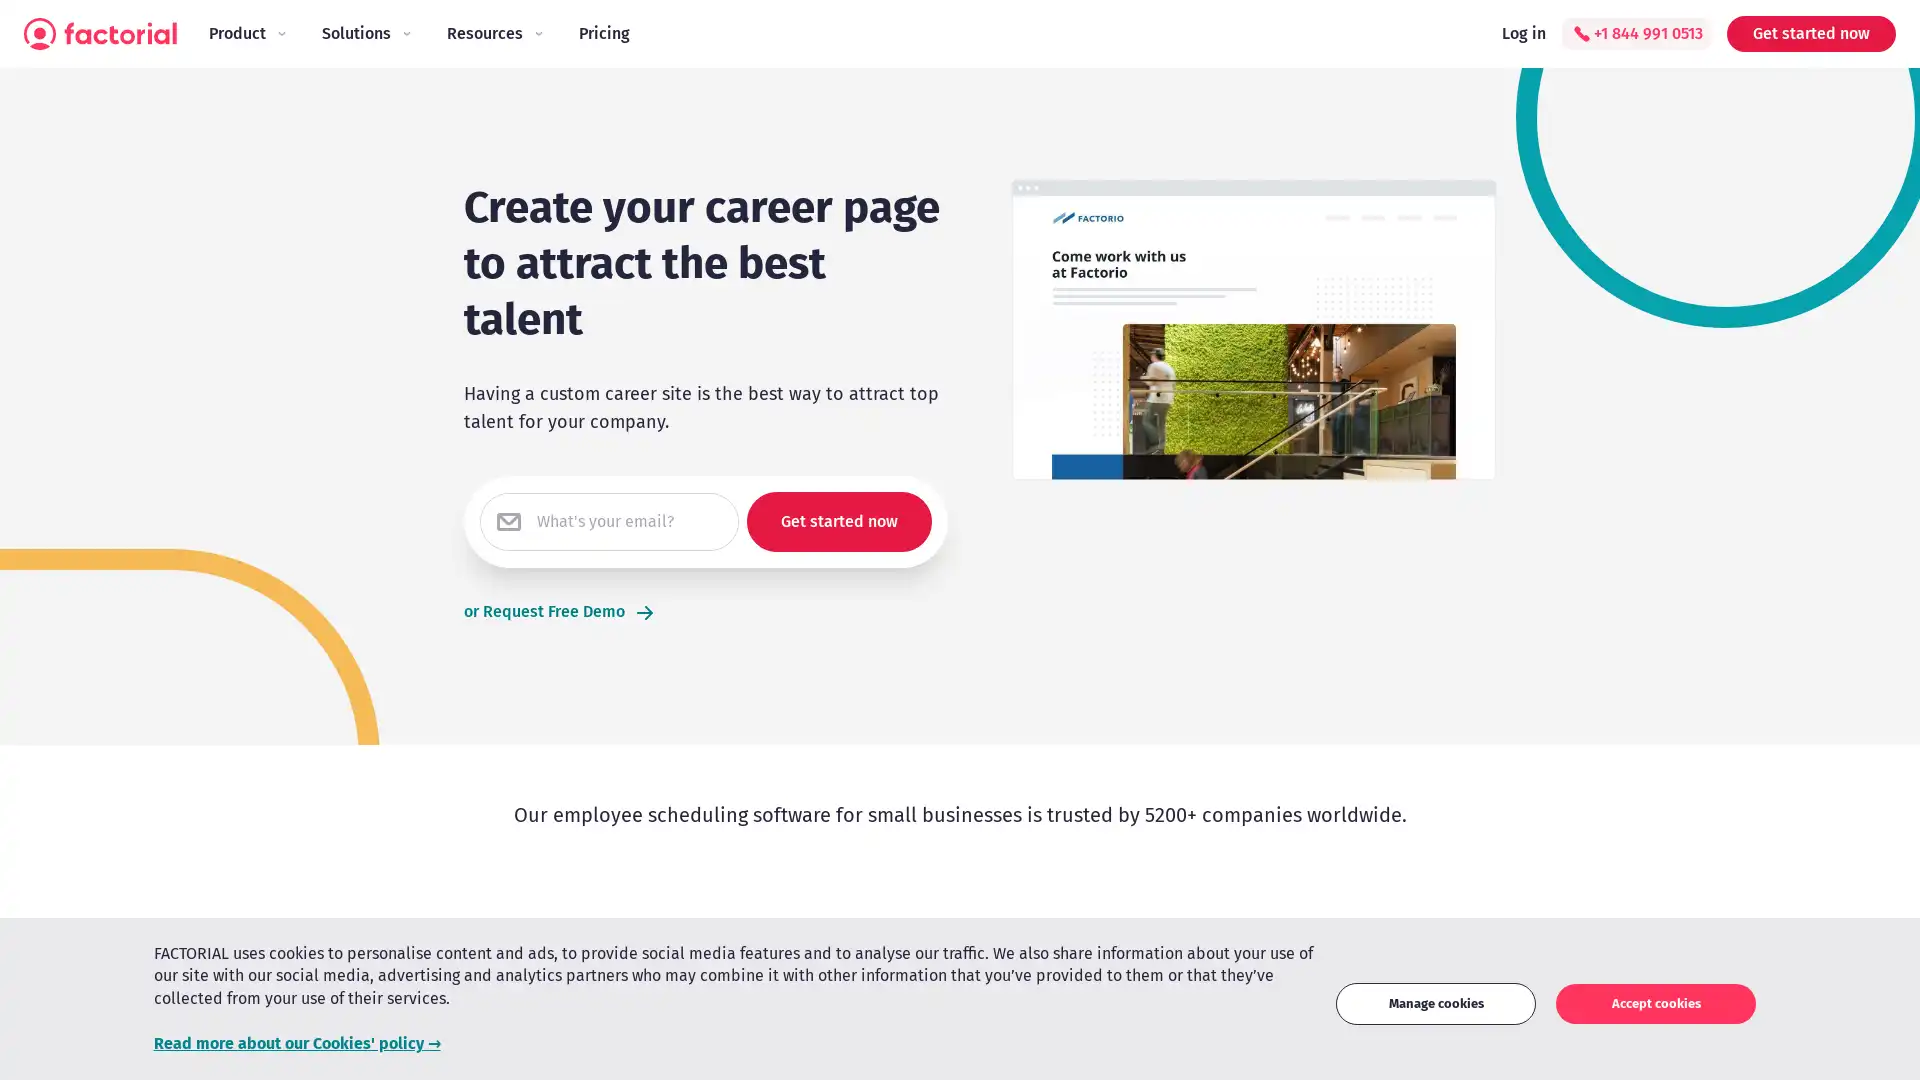  What do you see at coordinates (368, 34) in the screenshot?
I see `Solutions` at bounding box center [368, 34].